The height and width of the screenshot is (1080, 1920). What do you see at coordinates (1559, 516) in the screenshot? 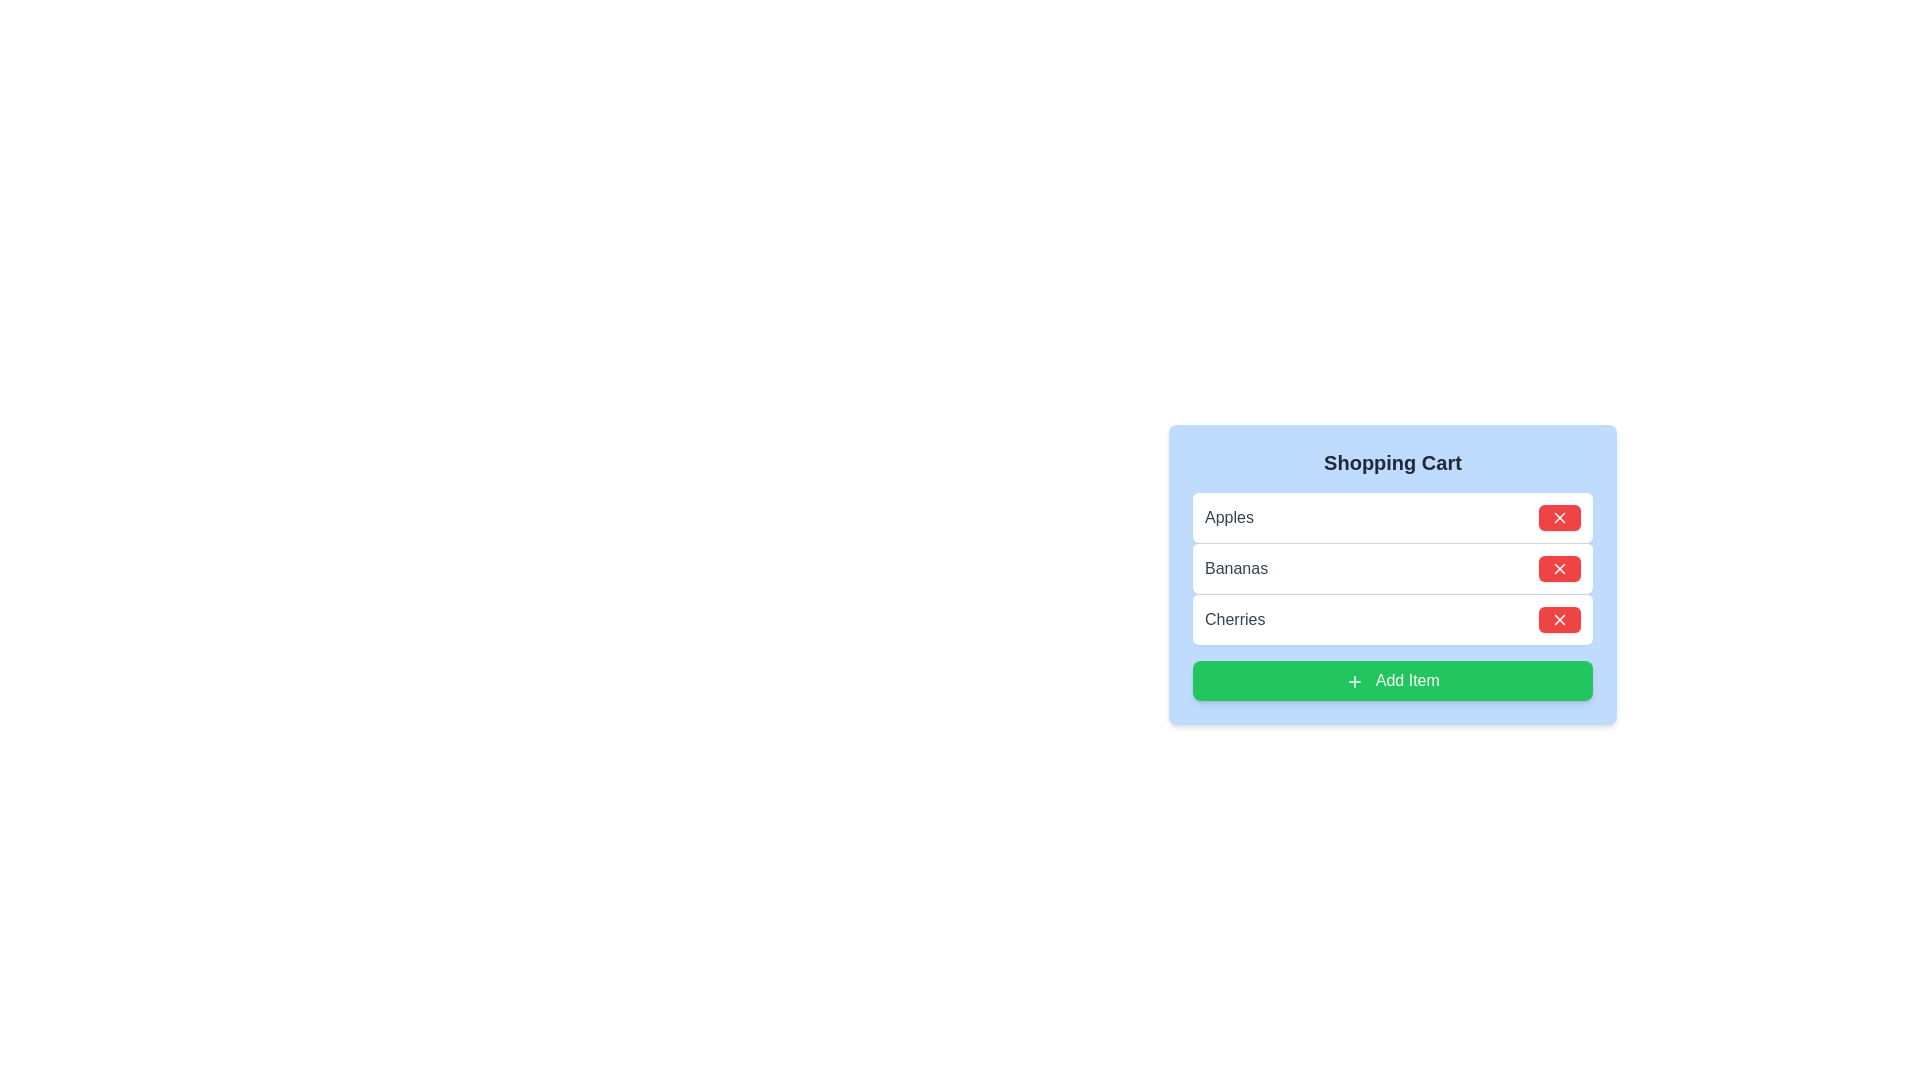
I see `the red button with an 'X' icon, located in the top row aligned with the 'Apples' text, to observe interactivity effects` at bounding box center [1559, 516].